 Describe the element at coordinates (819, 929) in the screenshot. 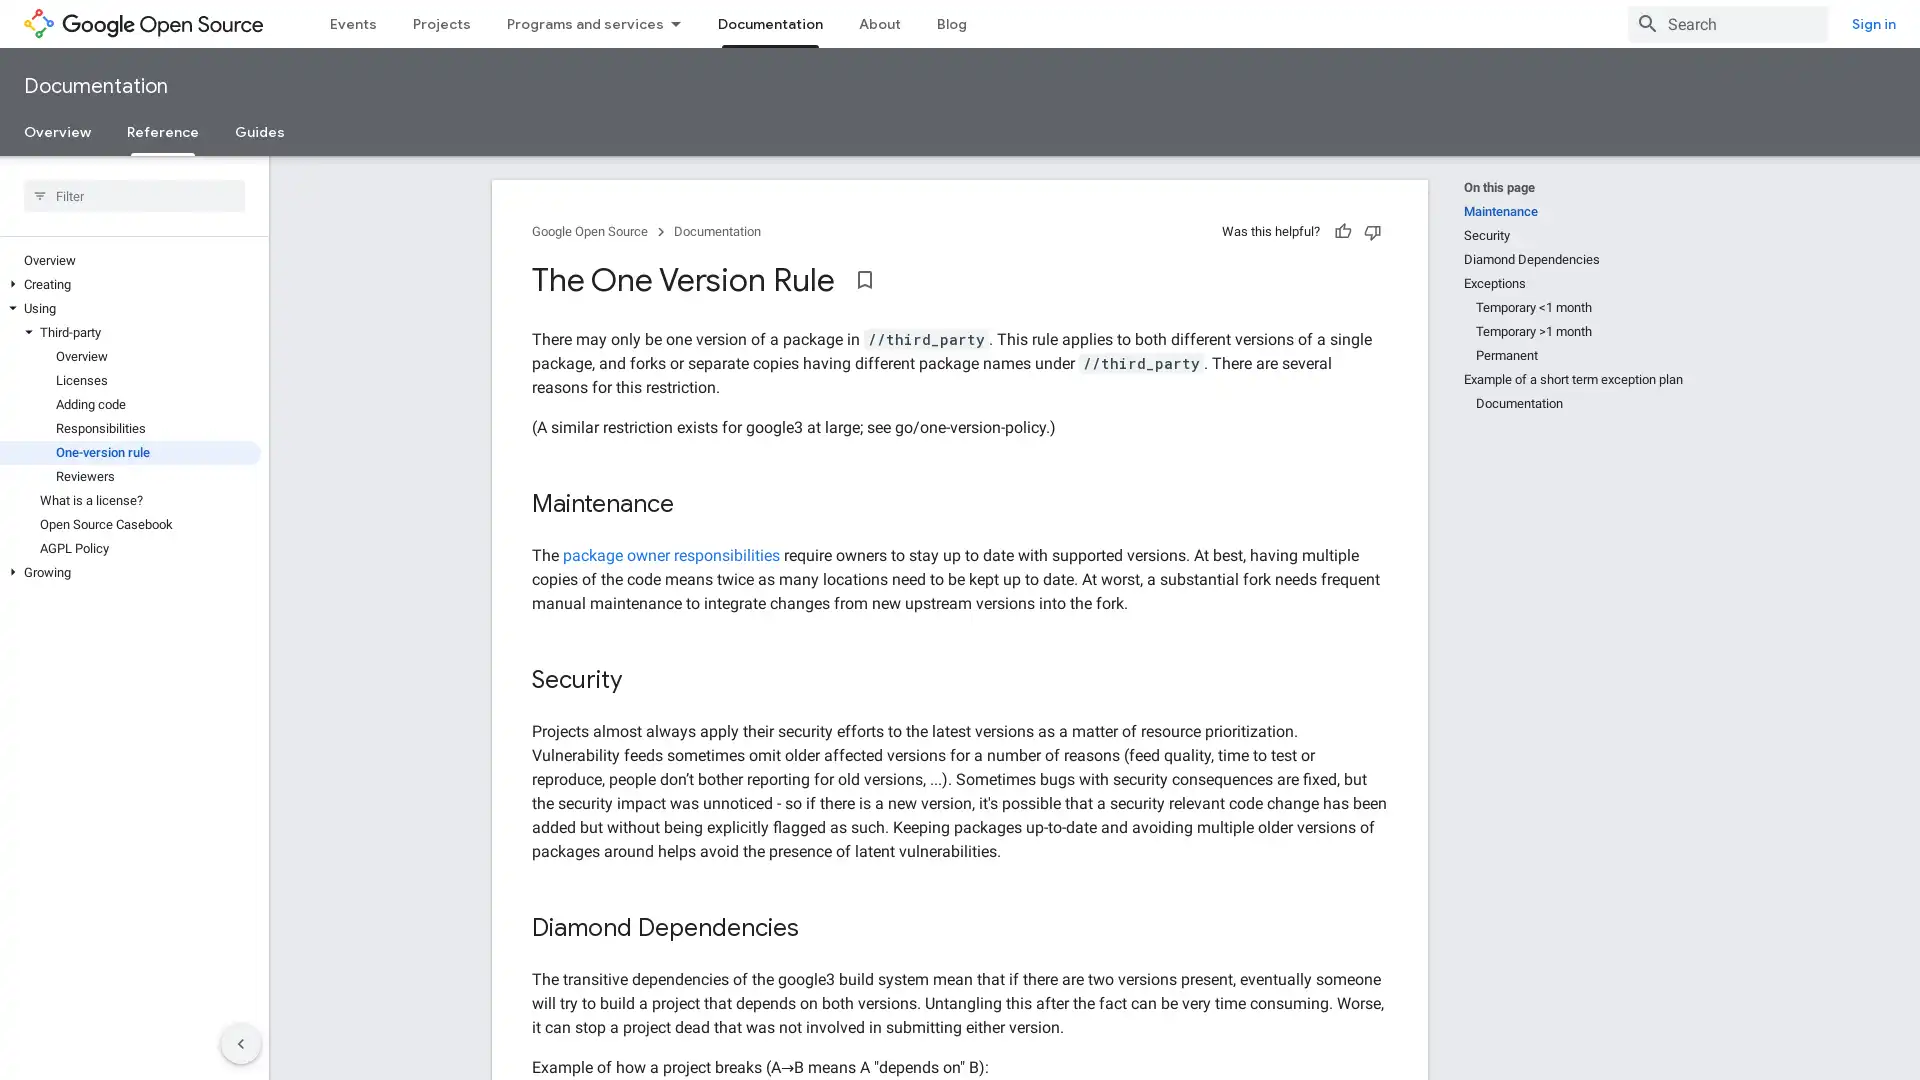

I see `Copy link to this section: Diamond Dependencies` at that location.